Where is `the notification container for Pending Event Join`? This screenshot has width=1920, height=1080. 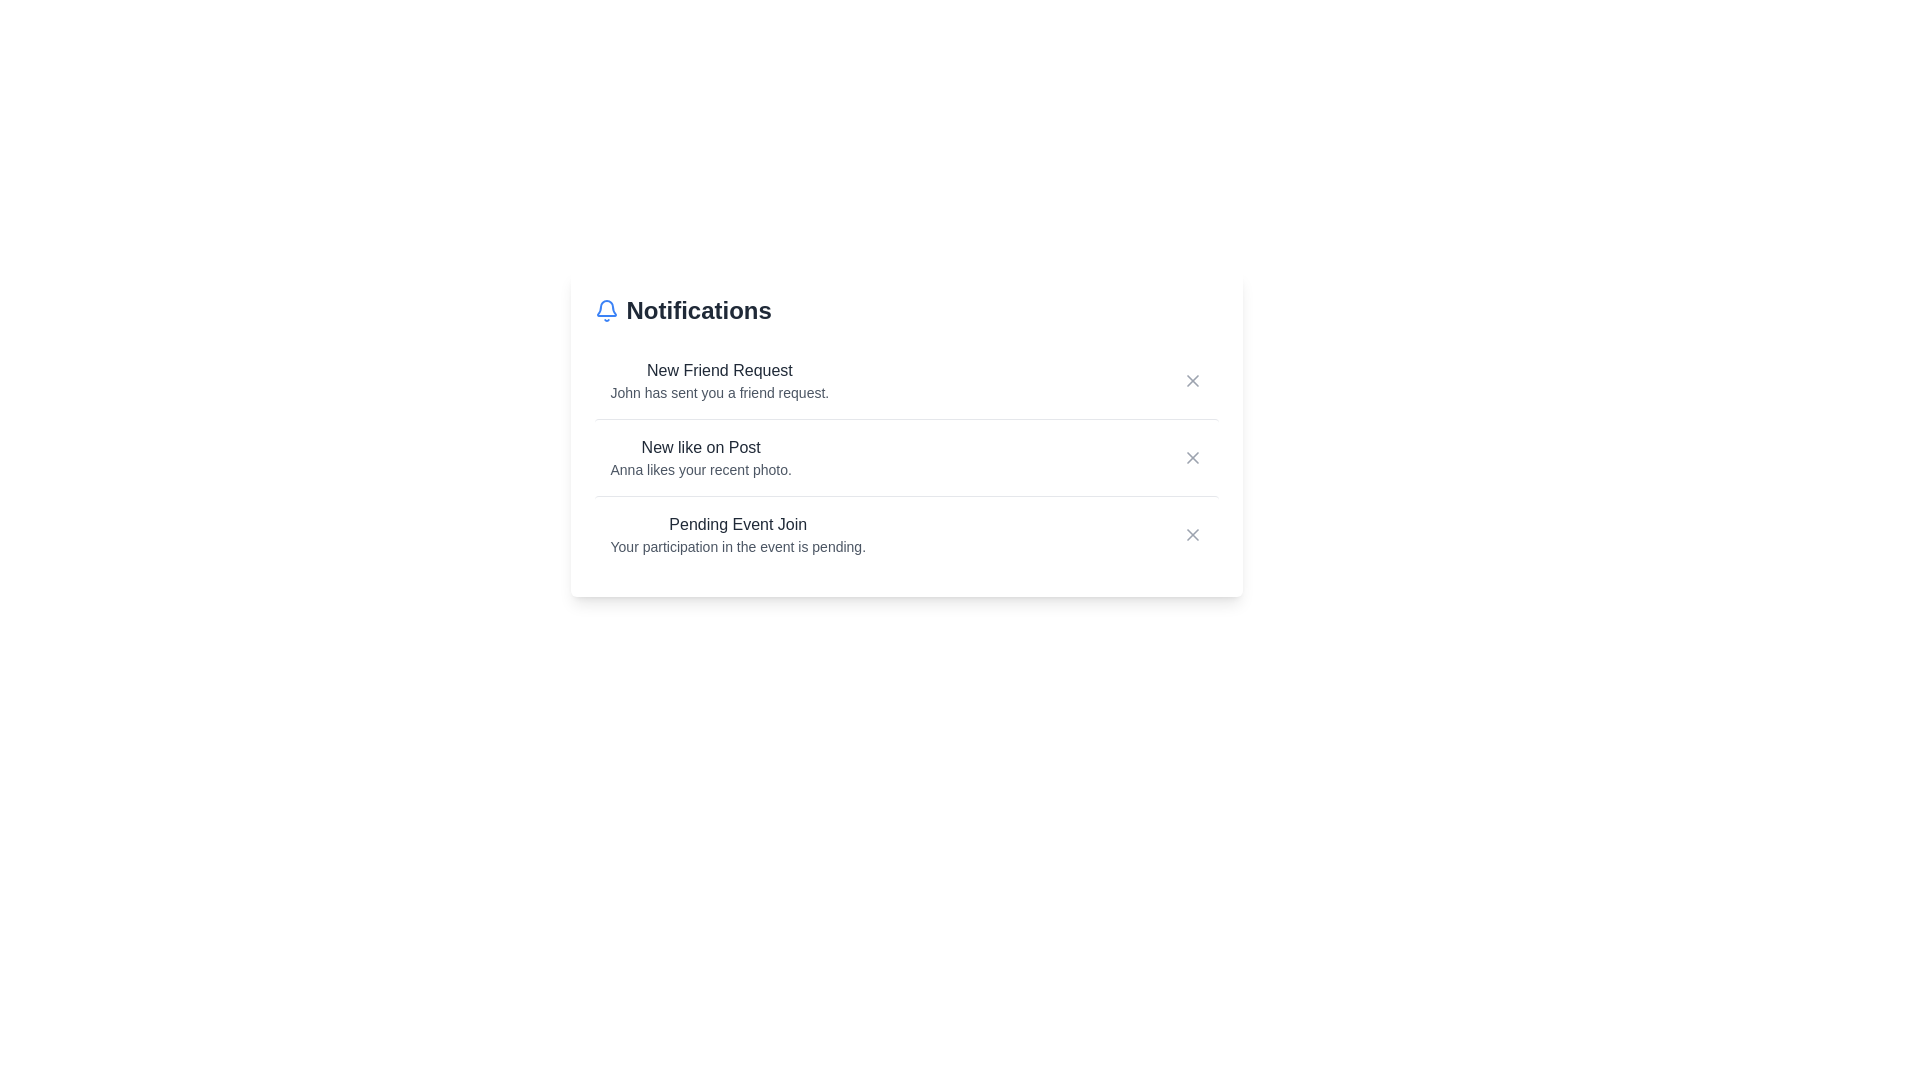
the notification container for Pending Event Join is located at coordinates (905, 533).